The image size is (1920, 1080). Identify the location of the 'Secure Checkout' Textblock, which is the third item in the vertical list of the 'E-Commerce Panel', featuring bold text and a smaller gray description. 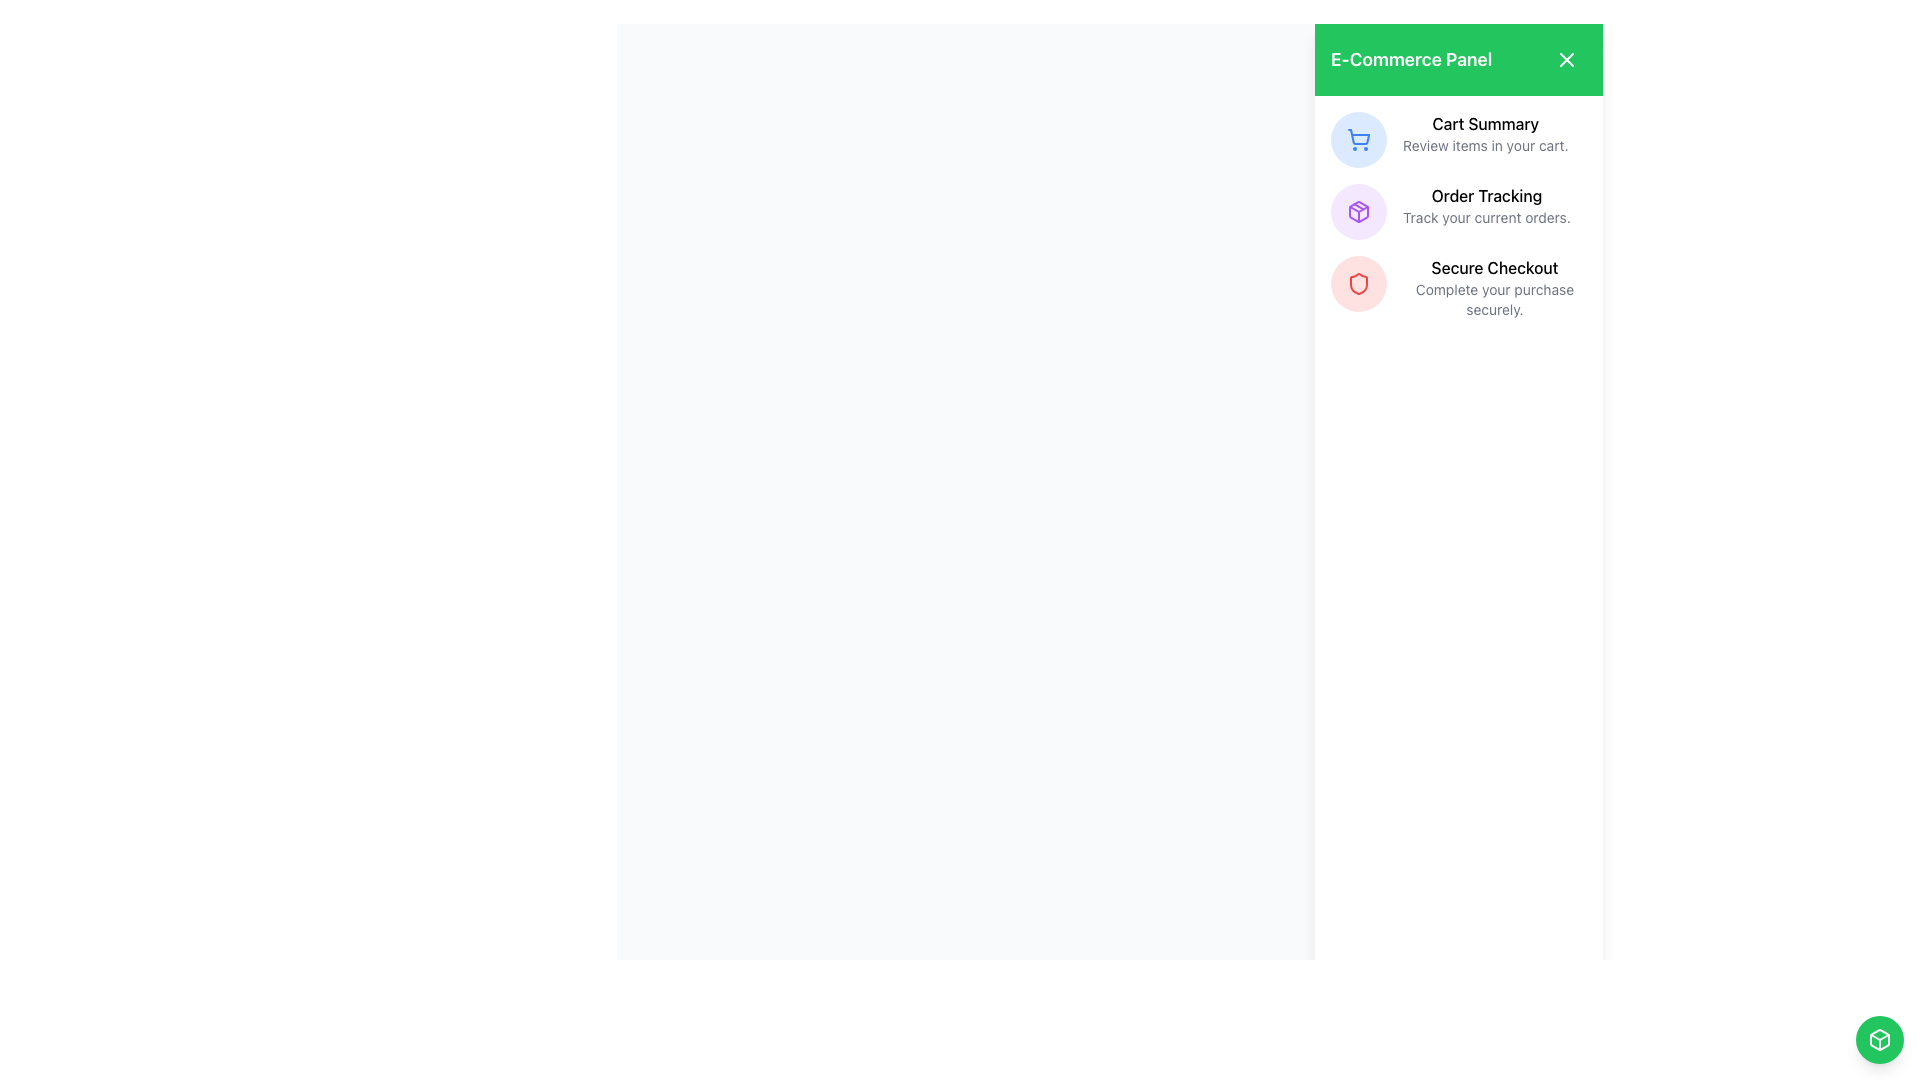
(1494, 288).